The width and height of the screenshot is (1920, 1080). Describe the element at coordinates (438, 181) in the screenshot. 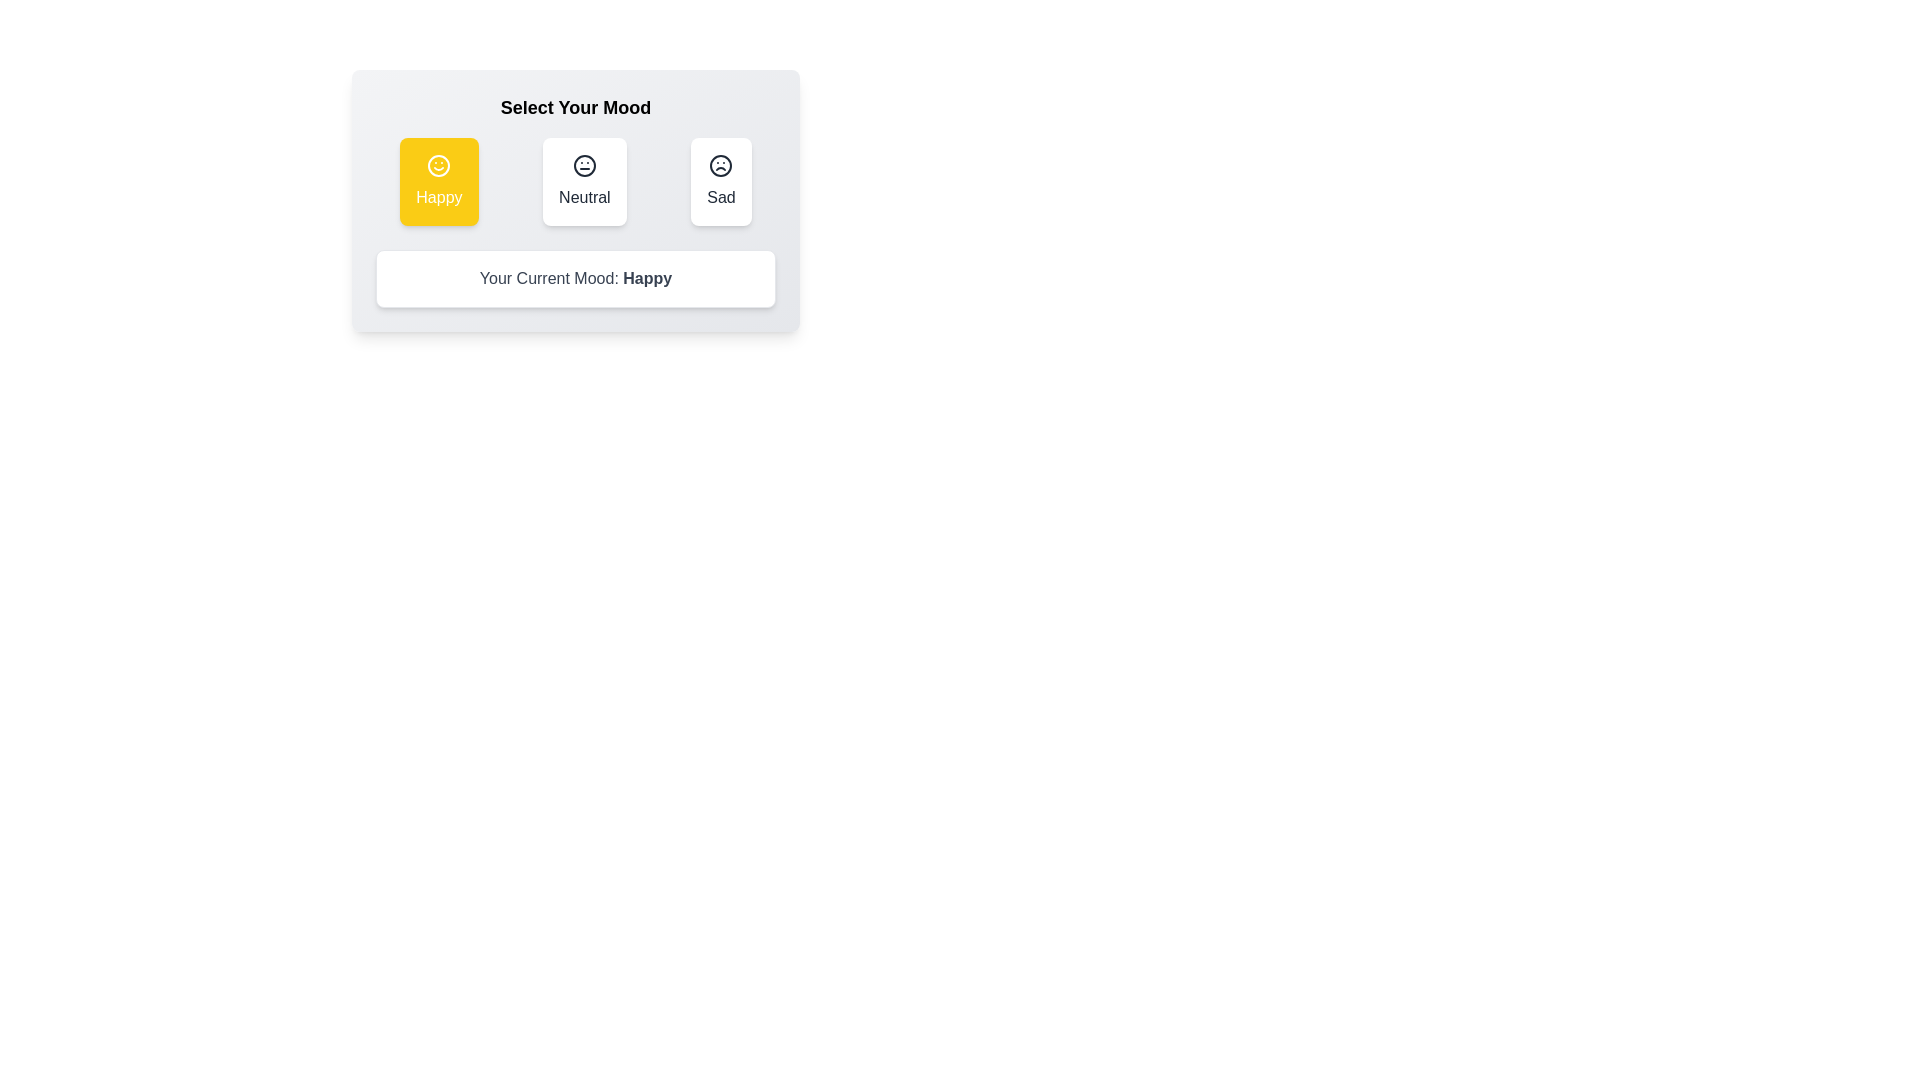

I see `the mood Happy by clicking on its corresponding button` at that location.